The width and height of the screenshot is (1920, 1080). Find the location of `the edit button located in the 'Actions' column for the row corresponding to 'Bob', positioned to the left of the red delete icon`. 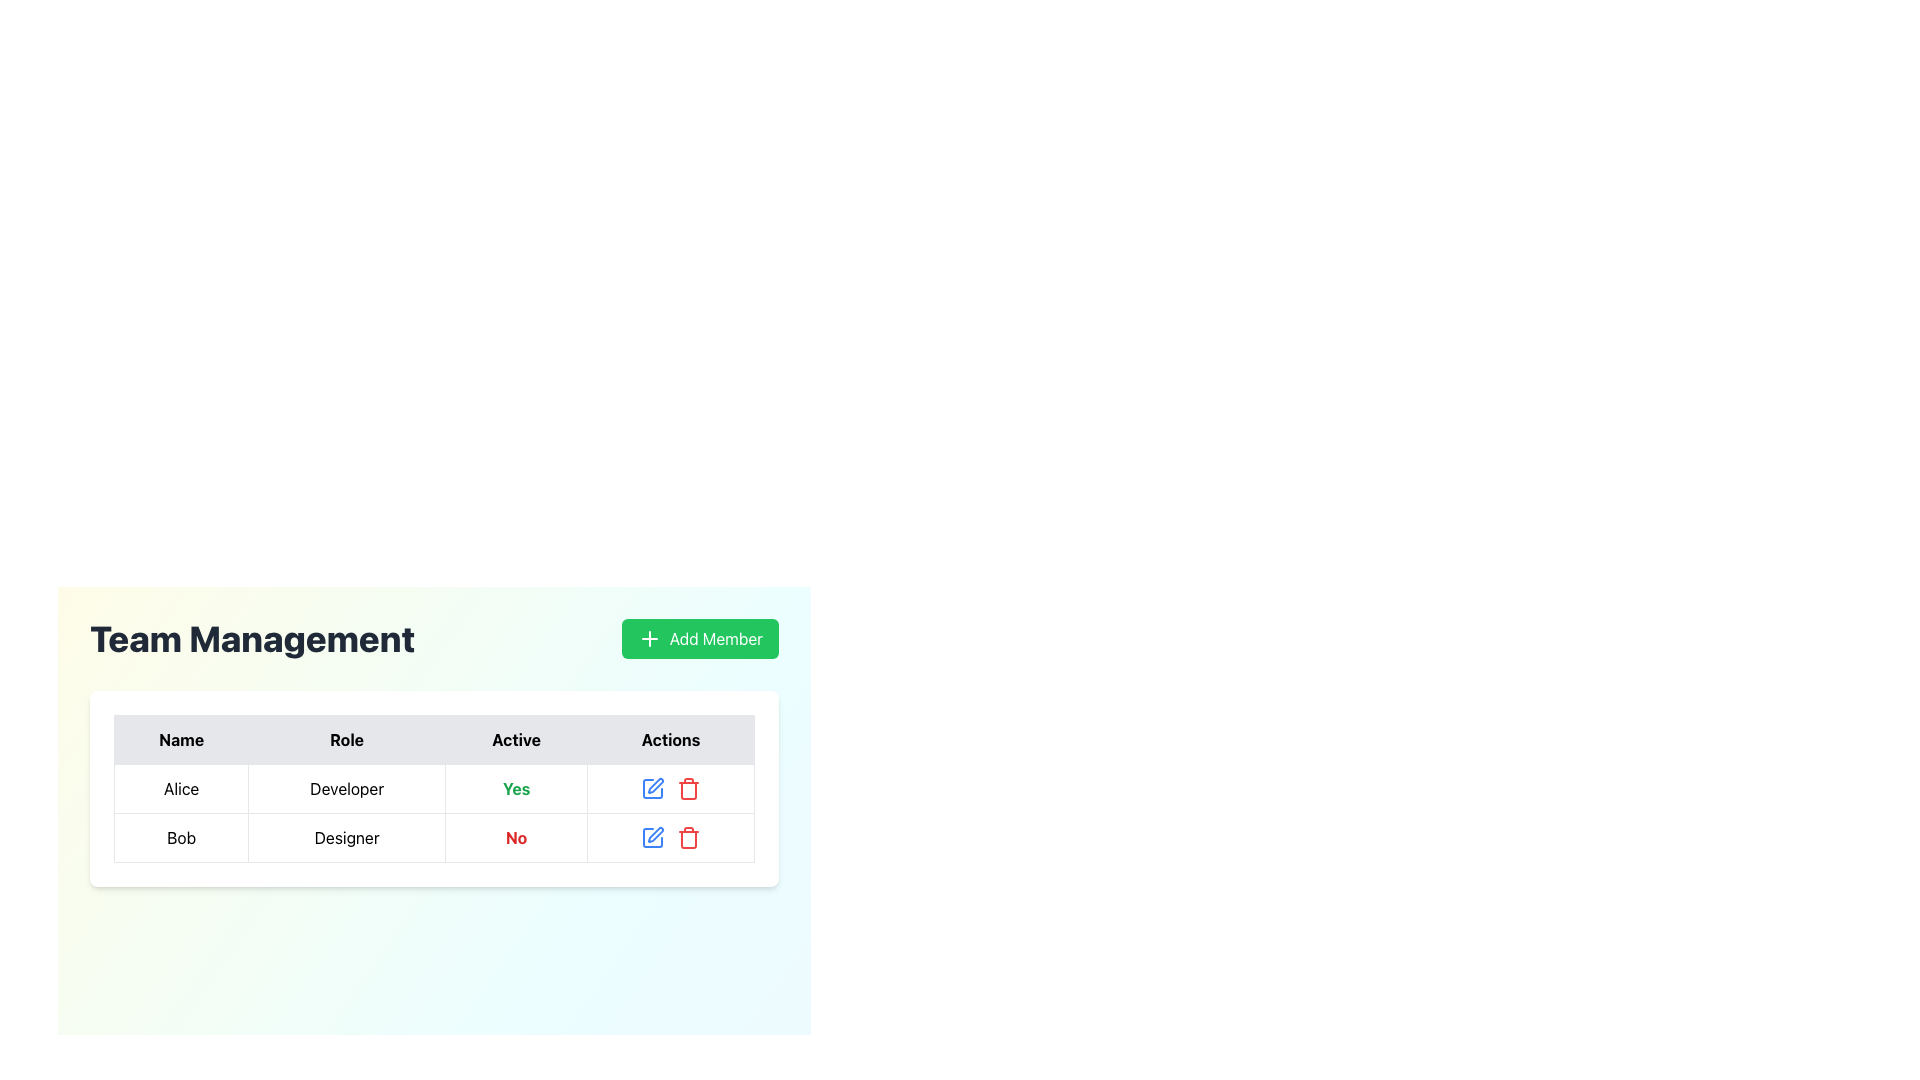

the edit button located in the 'Actions' column for the row corresponding to 'Bob', positioned to the left of the red delete icon is located at coordinates (653, 837).